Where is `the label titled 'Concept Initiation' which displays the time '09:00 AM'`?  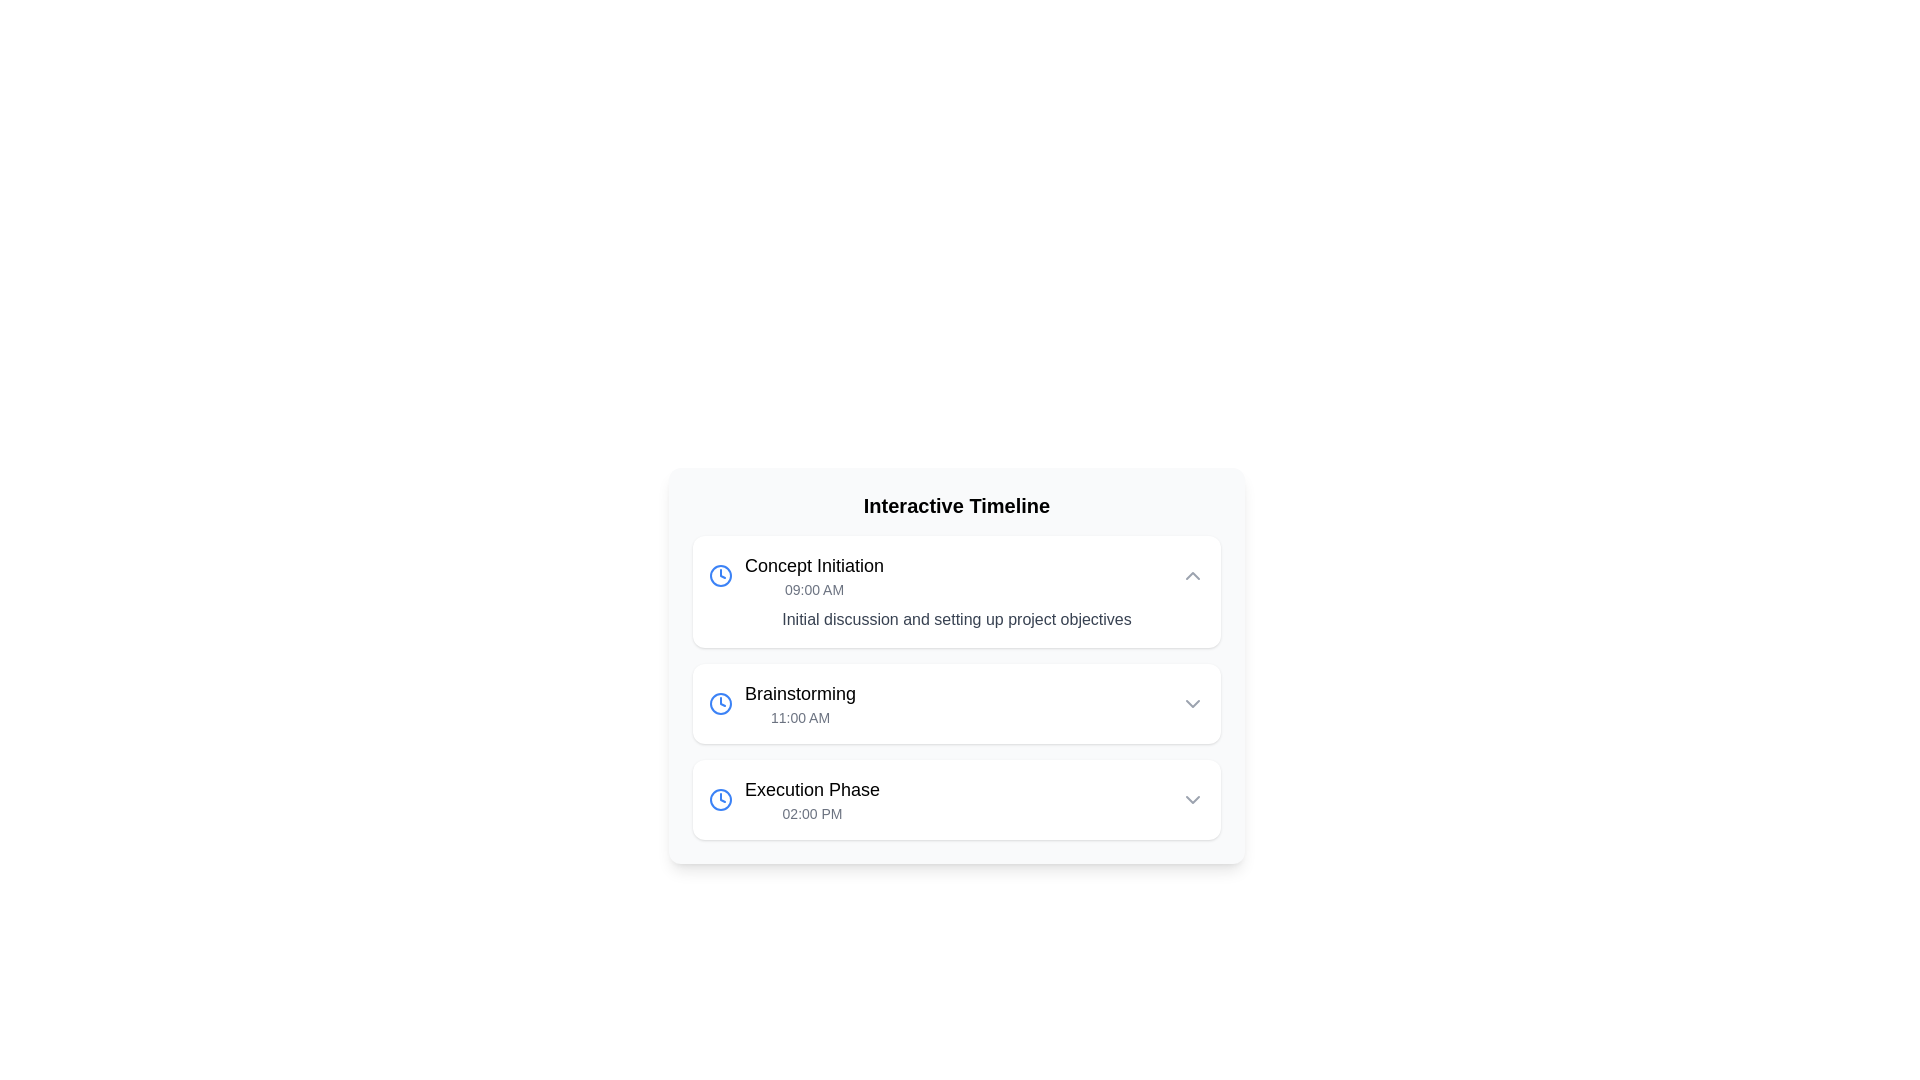 the label titled 'Concept Initiation' which displays the time '09:00 AM' is located at coordinates (814, 575).